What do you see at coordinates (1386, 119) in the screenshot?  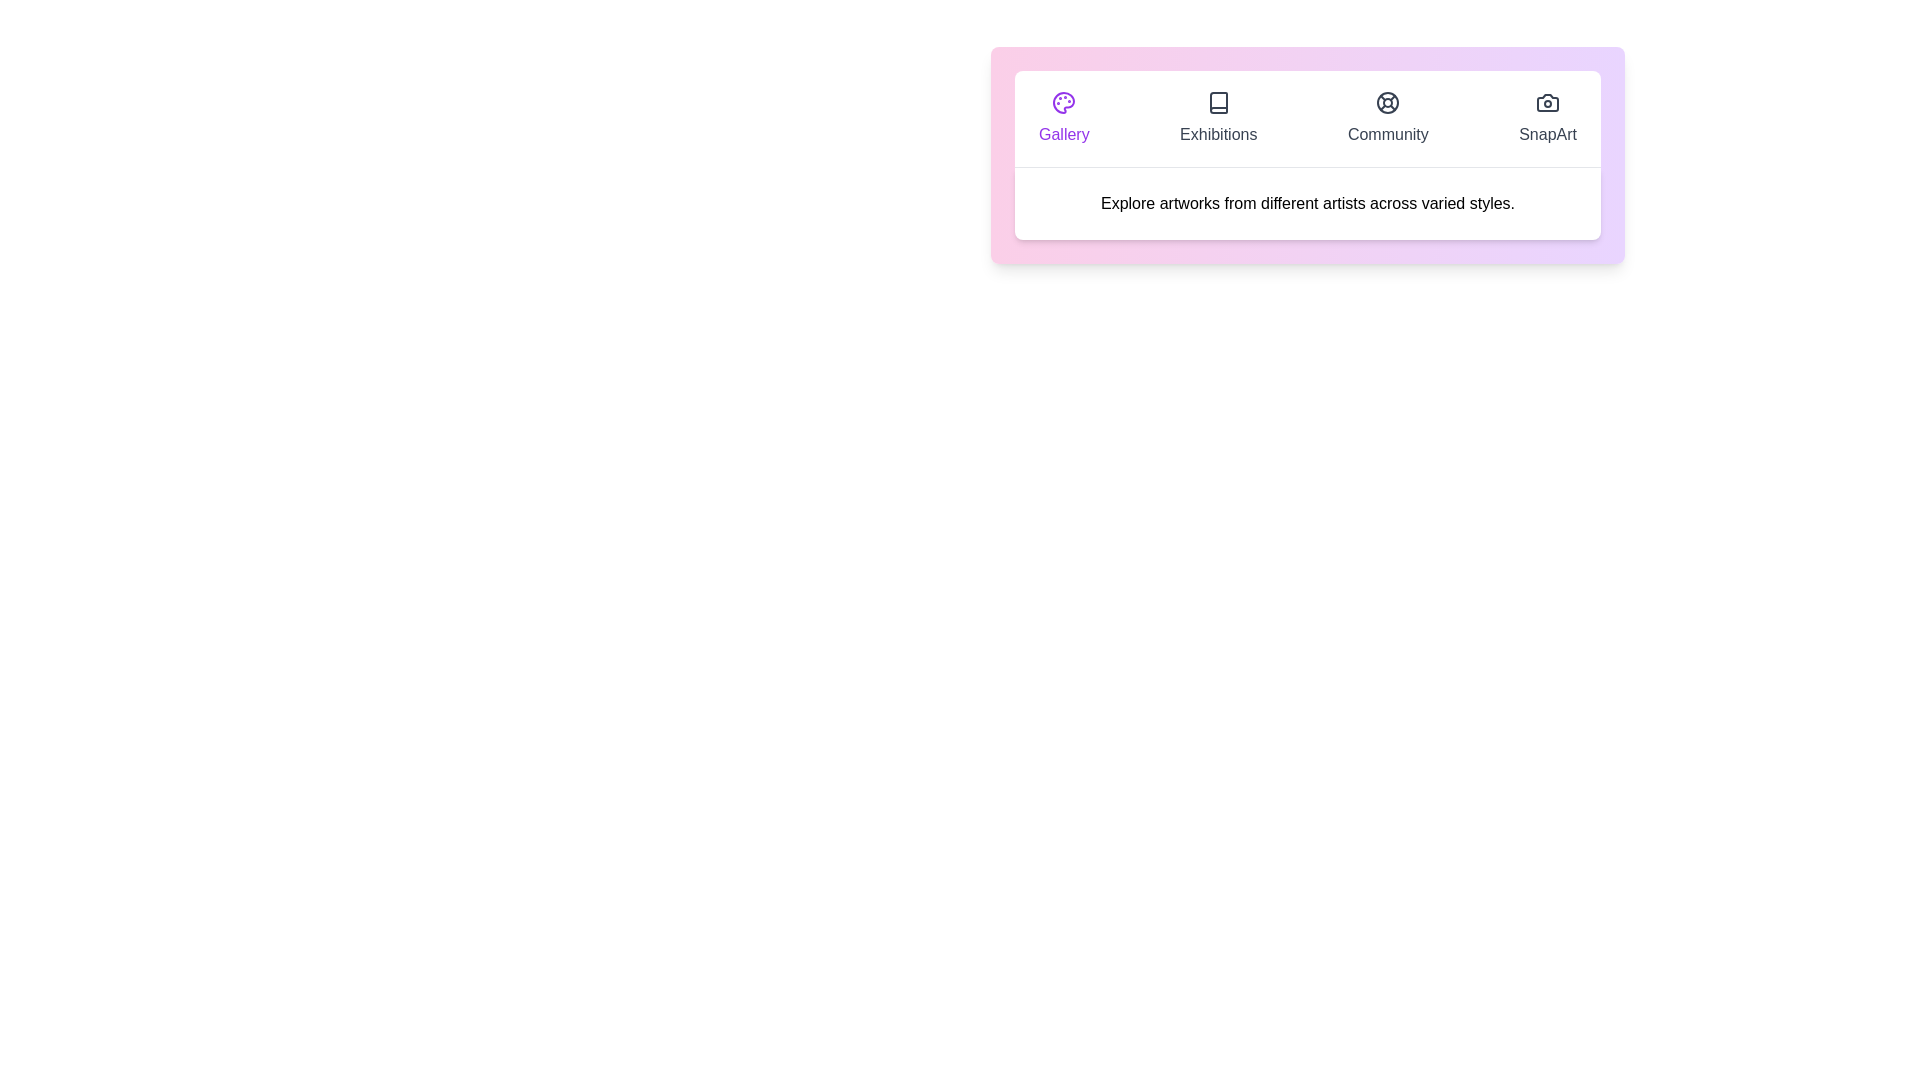 I see `the tab labeled Community` at bounding box center [1386, 119].